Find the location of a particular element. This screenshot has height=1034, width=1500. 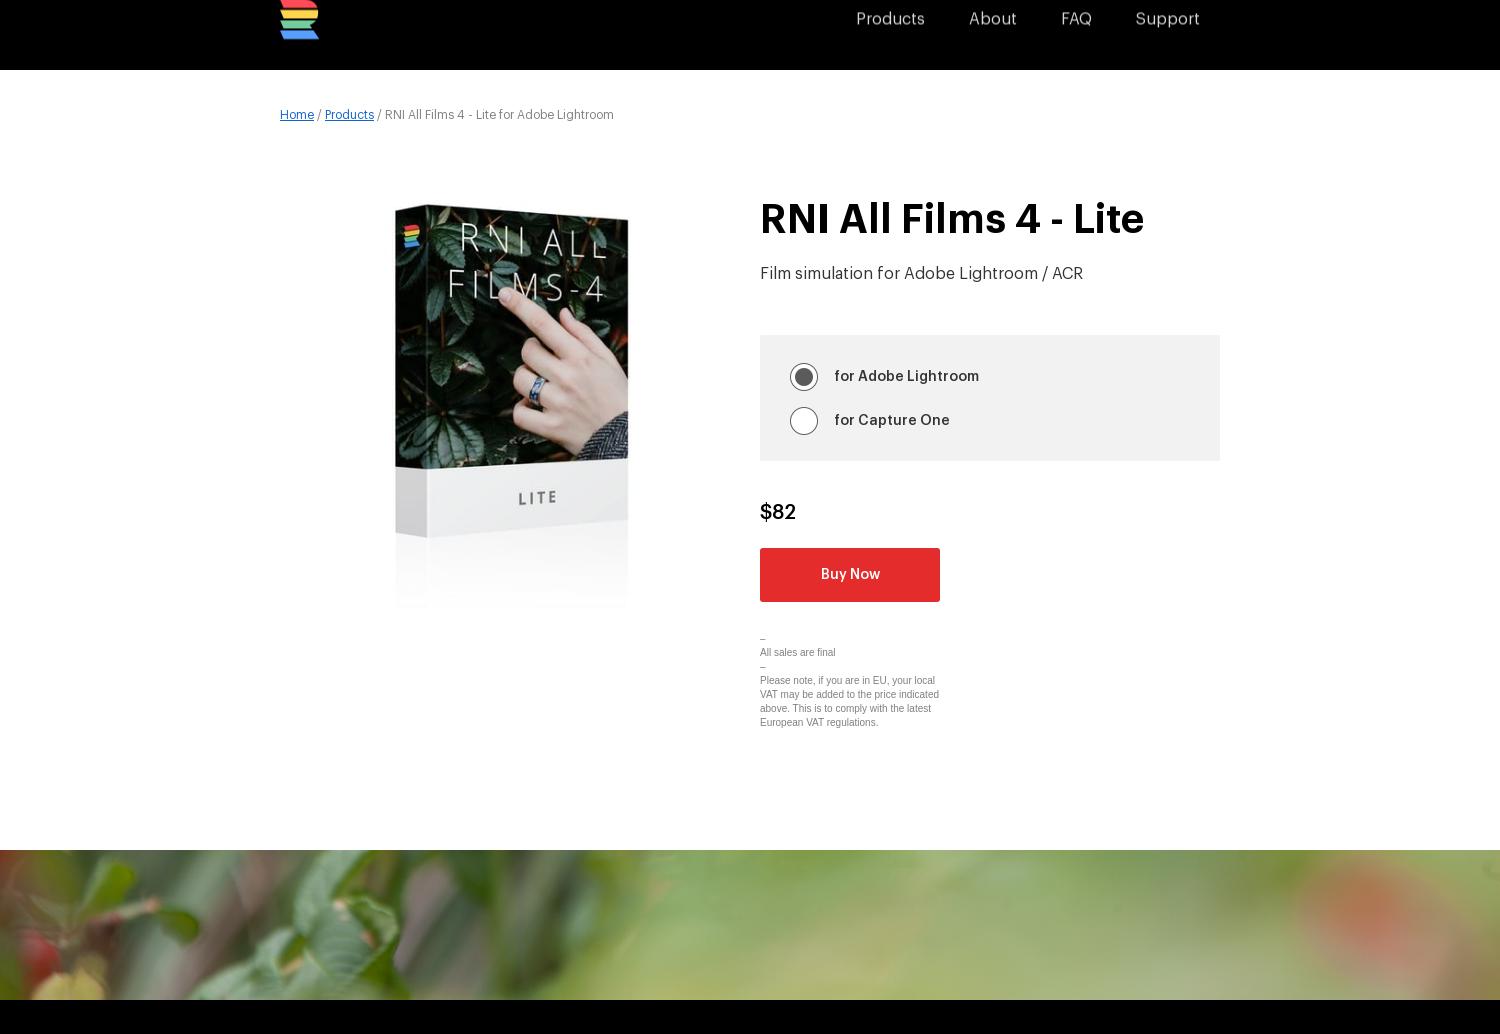

'/ RNI All Films 4 - Lite for Adobe Lightroom' is located at coordinates (372, 114).